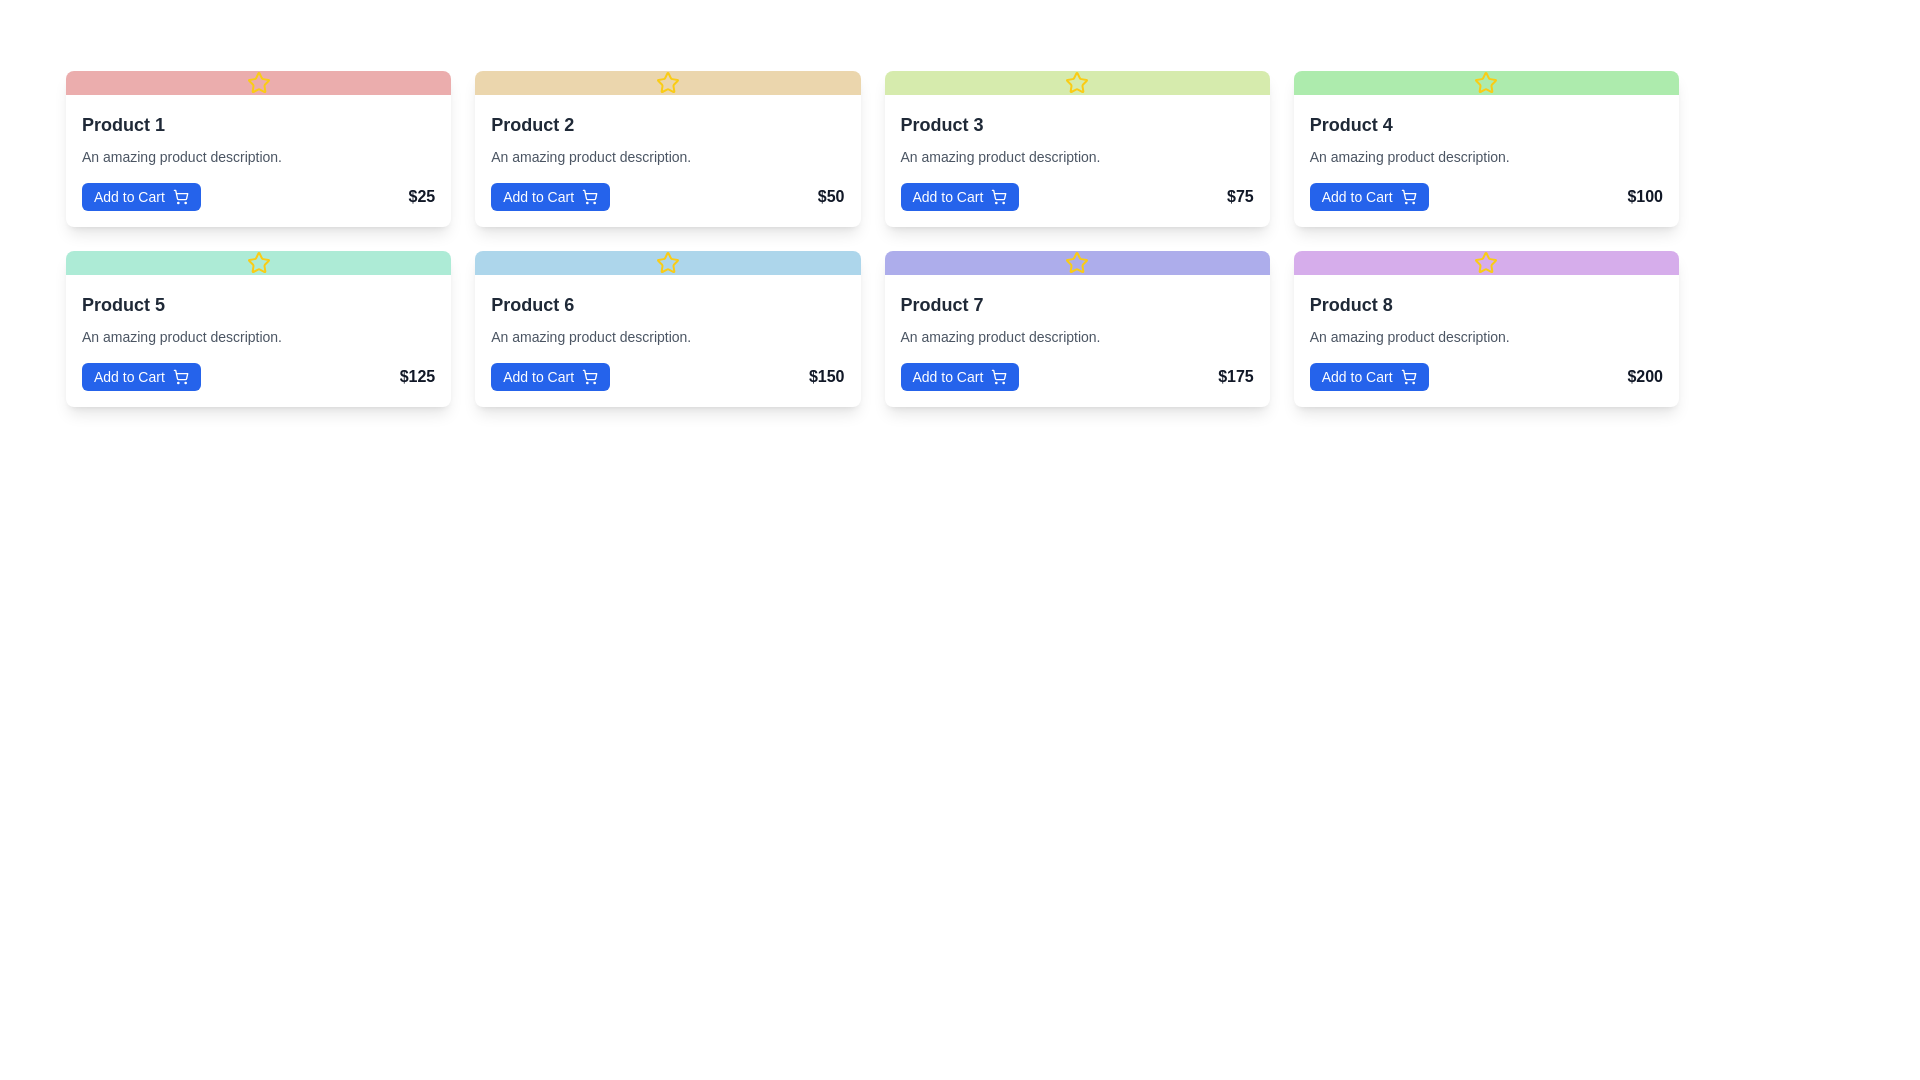 The height and width of the screenshot is (1080, 1920). Describe the element at coordinates (416, 377) in the screenshot. I see `the Static Text indicating the price of 'Product 5', located at the bottom-right corner of the product card, right of the 'Add to Cart' button` at that location.